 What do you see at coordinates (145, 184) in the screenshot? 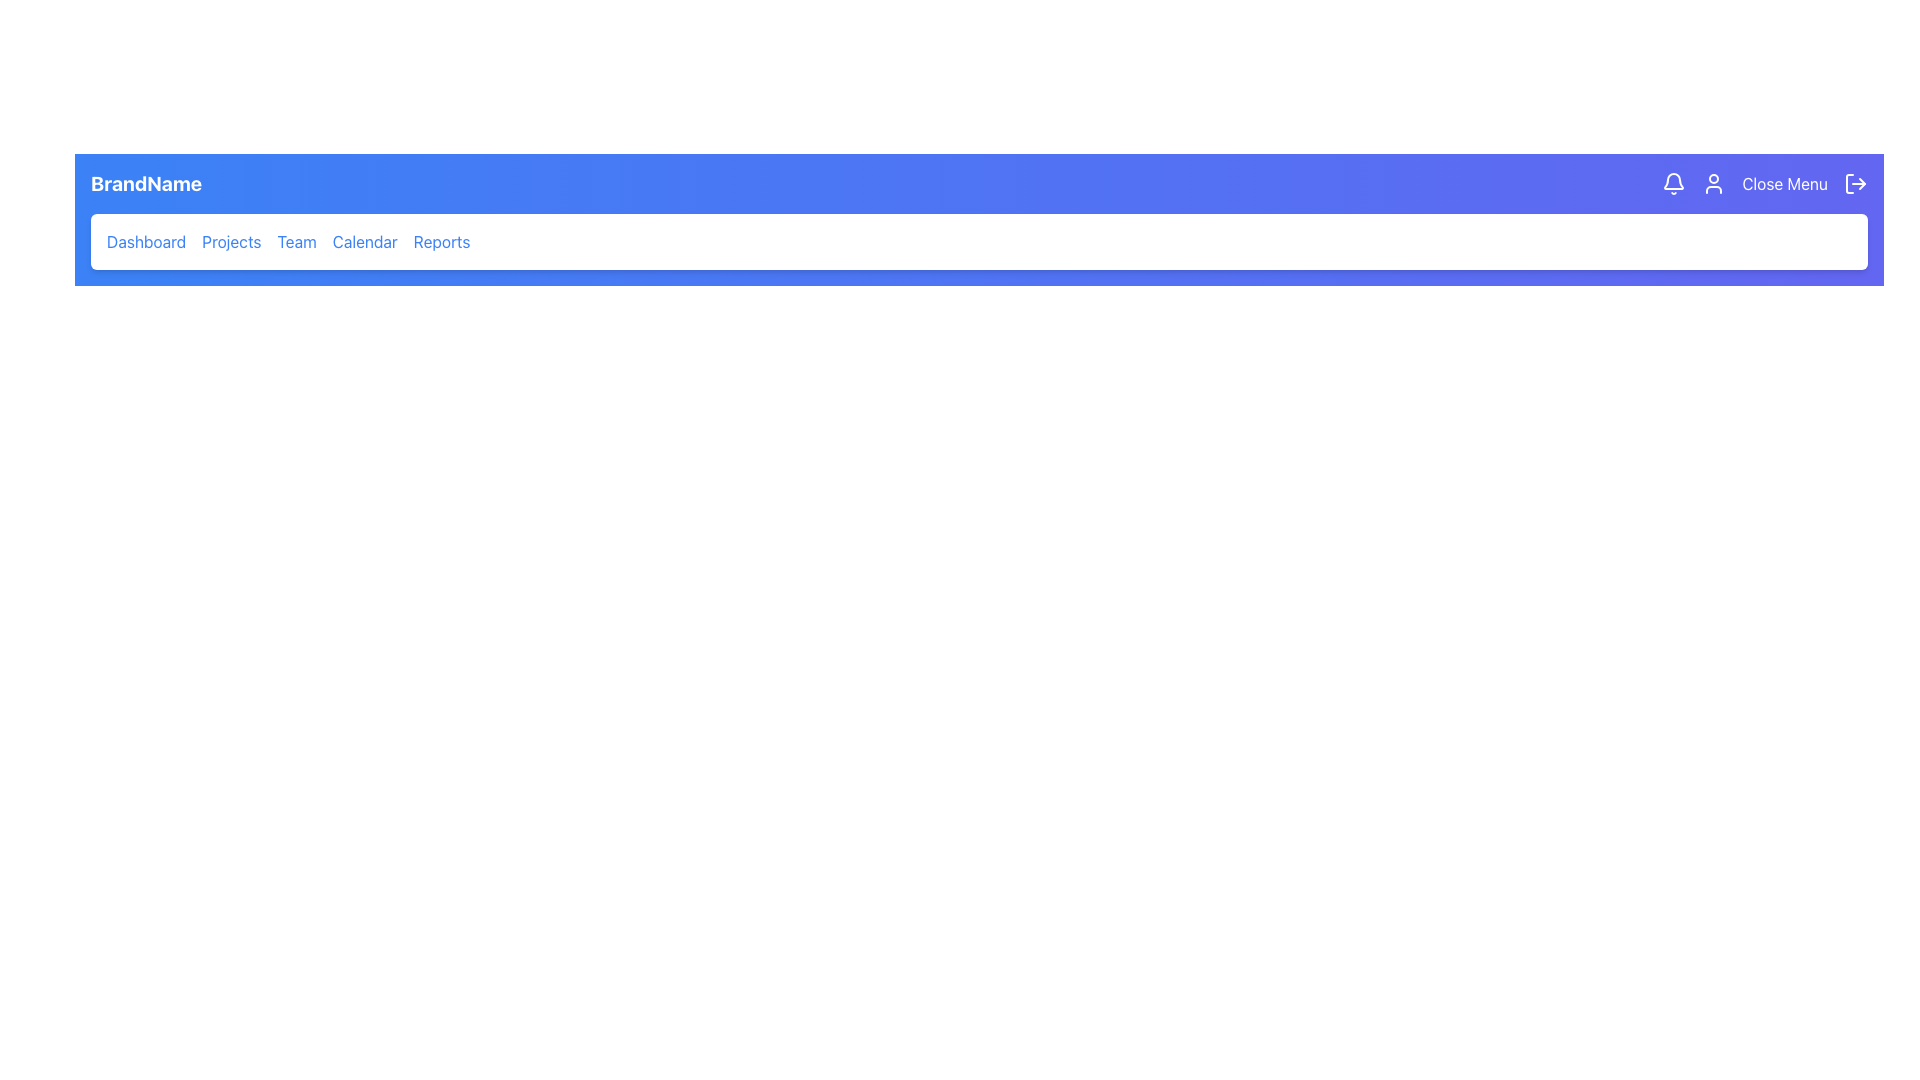
I see `the 'BrandName' text label, which is a bold, extra-large white font on a blue background located at the upper-left corner of the navigation bar` at bounding box center [145, 184].